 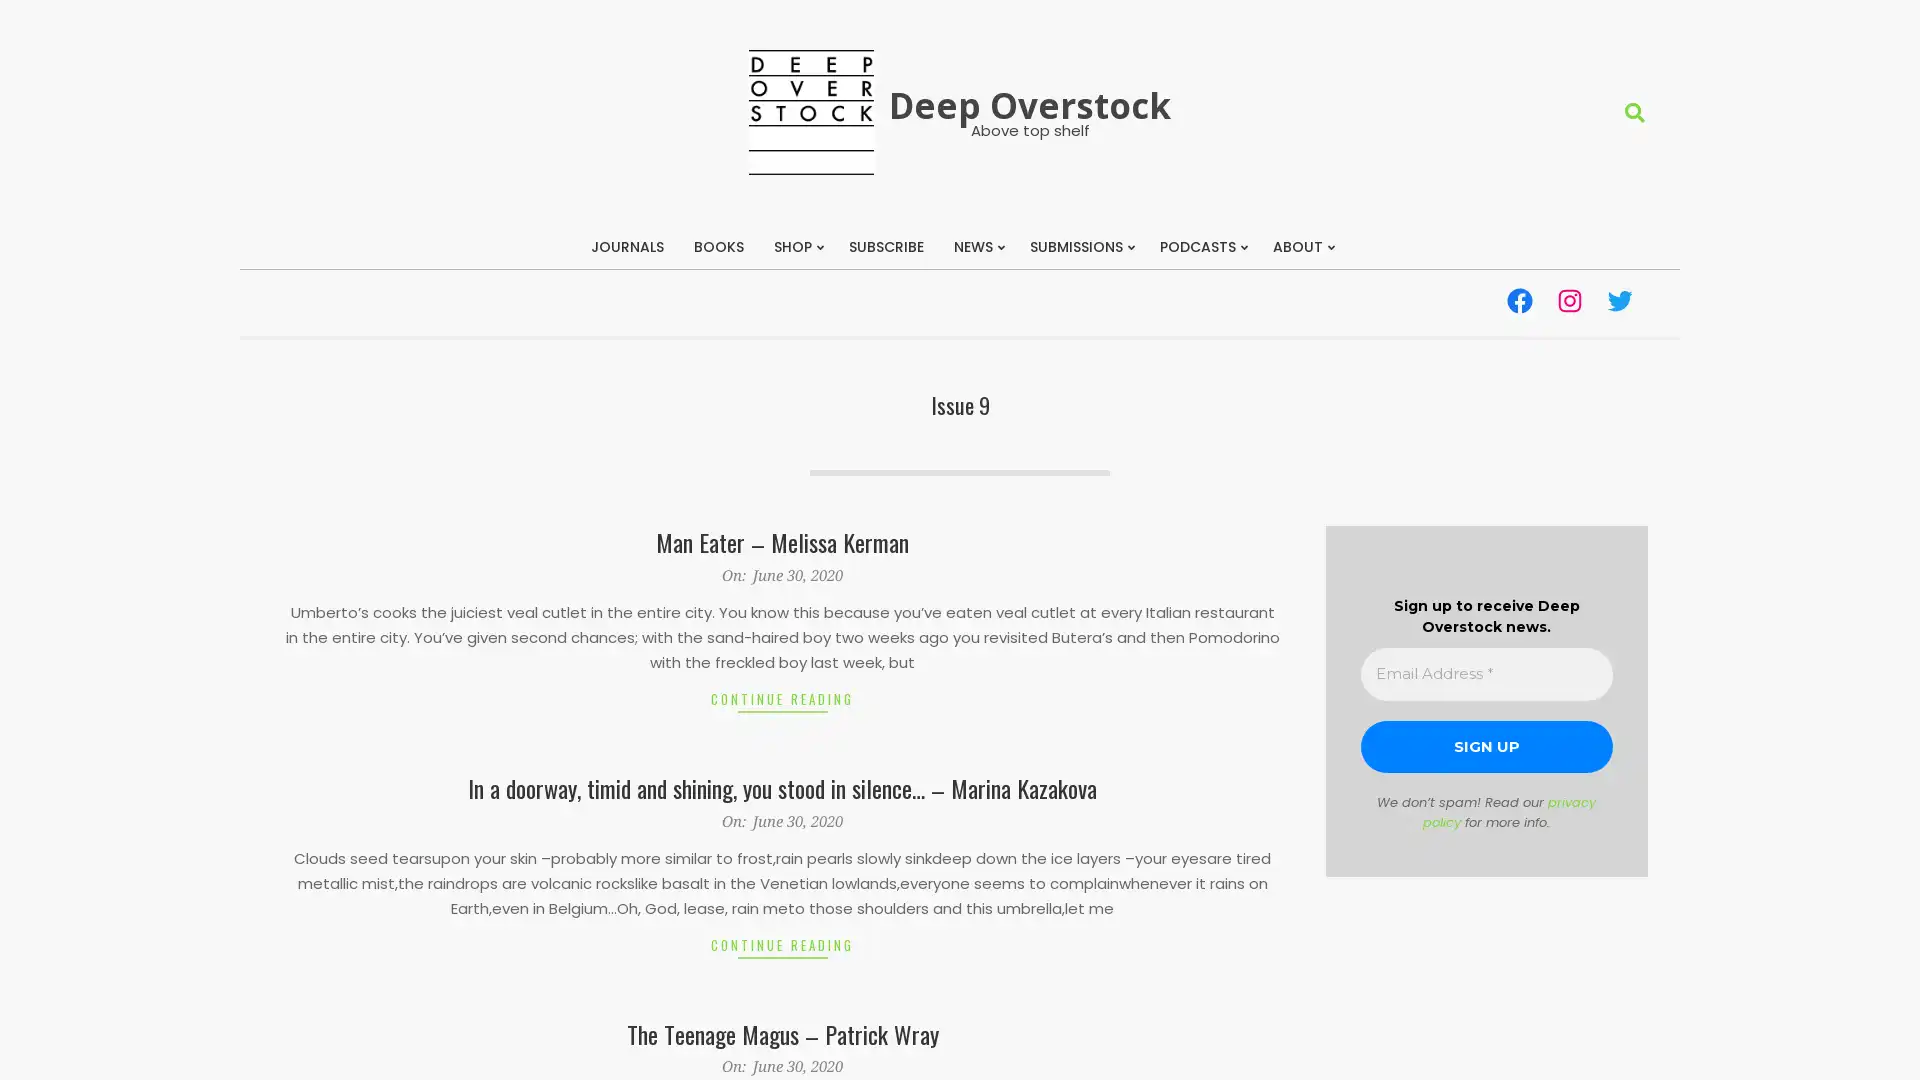 I want to click on Sign up, so click(x=1486, y=746).